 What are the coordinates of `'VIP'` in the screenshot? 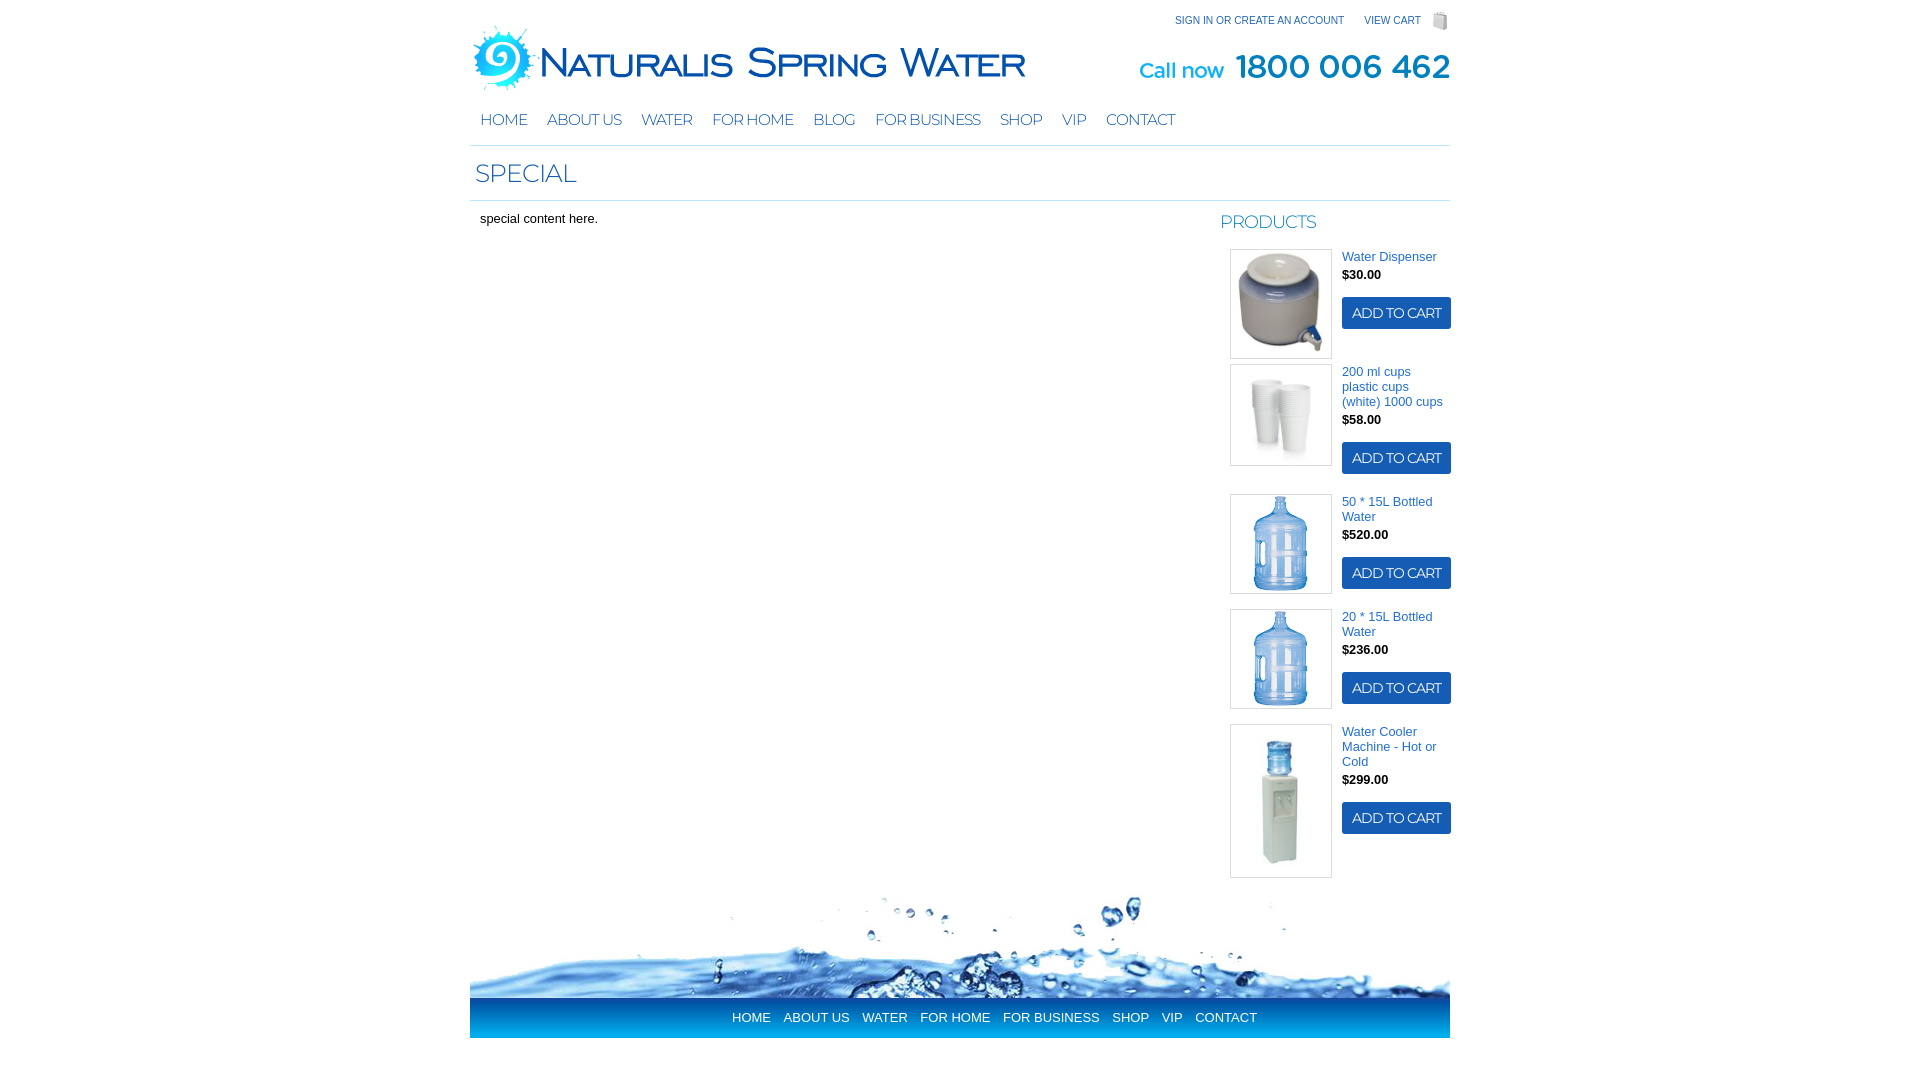 It's located at (1177, 1017).